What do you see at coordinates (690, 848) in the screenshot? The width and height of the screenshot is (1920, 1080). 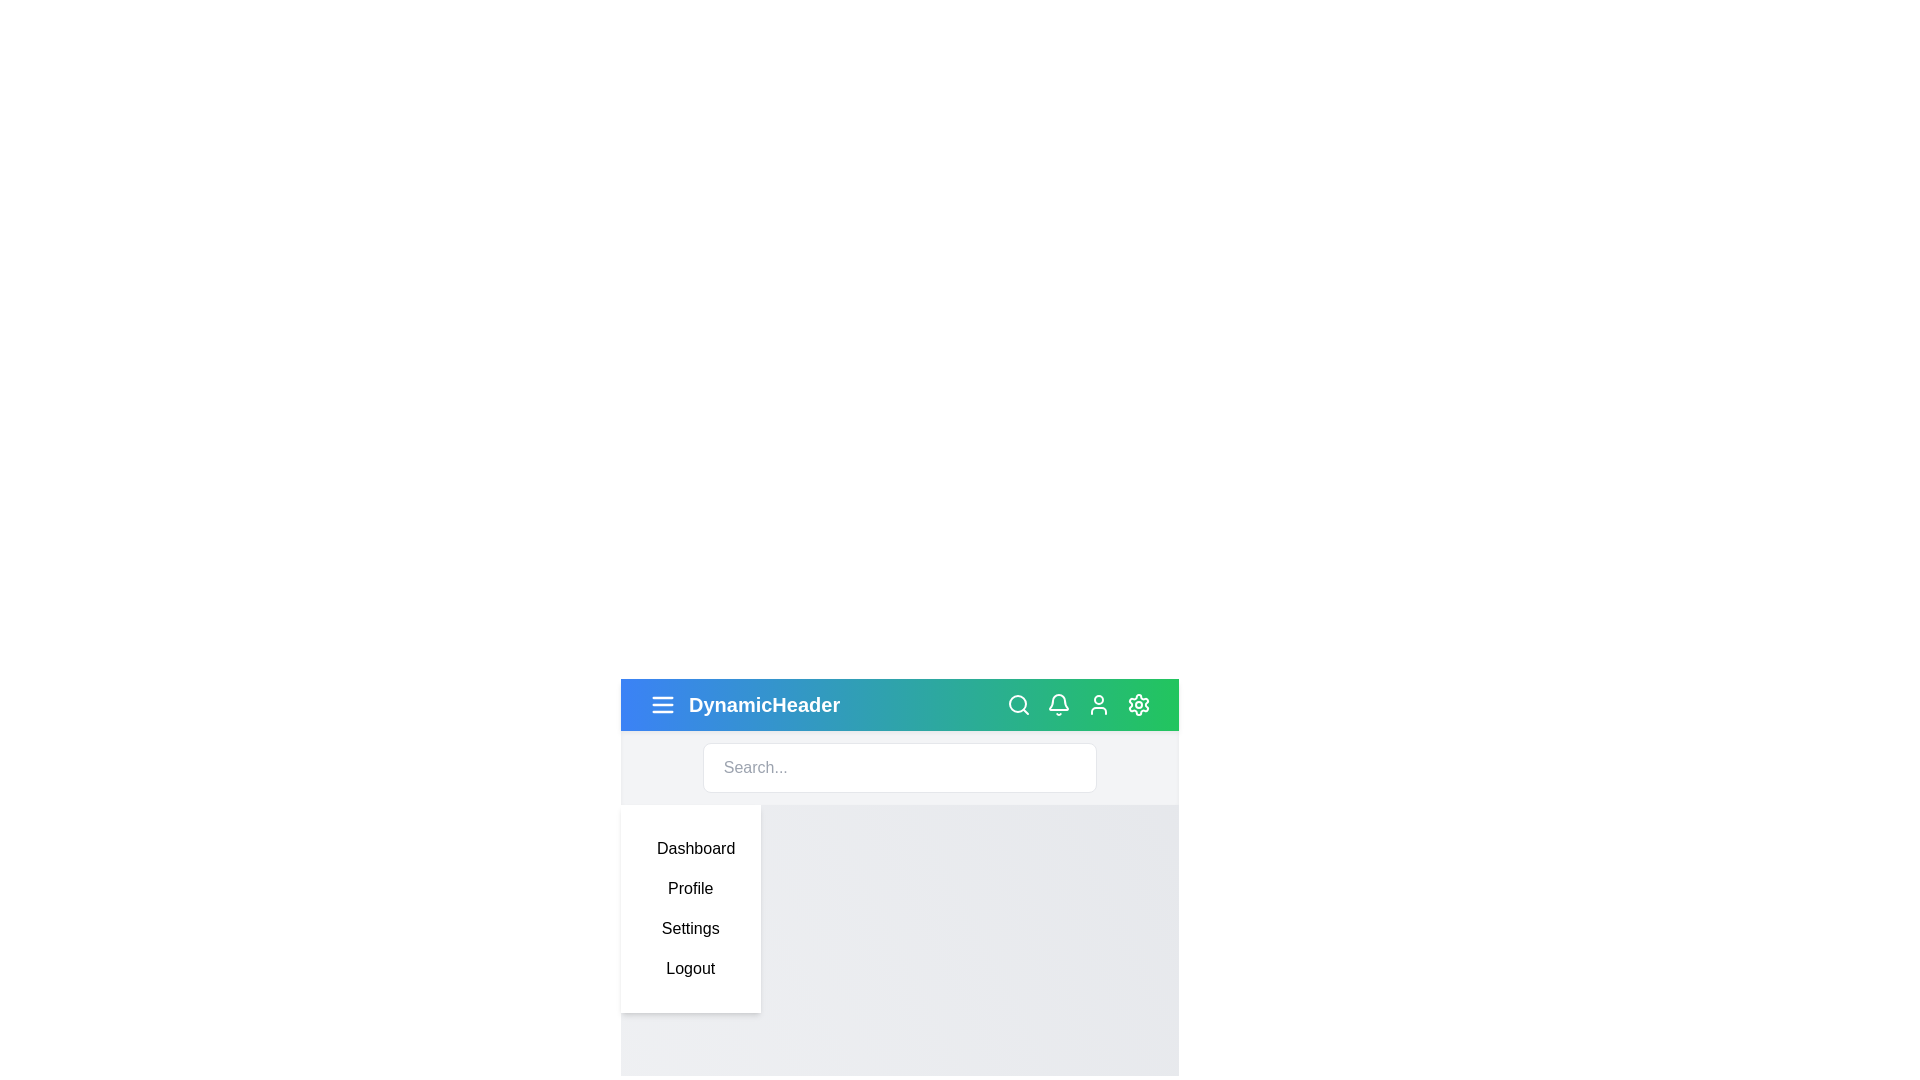 I see `the 'Dashboard' menu item` at bounding box center [690, 848].